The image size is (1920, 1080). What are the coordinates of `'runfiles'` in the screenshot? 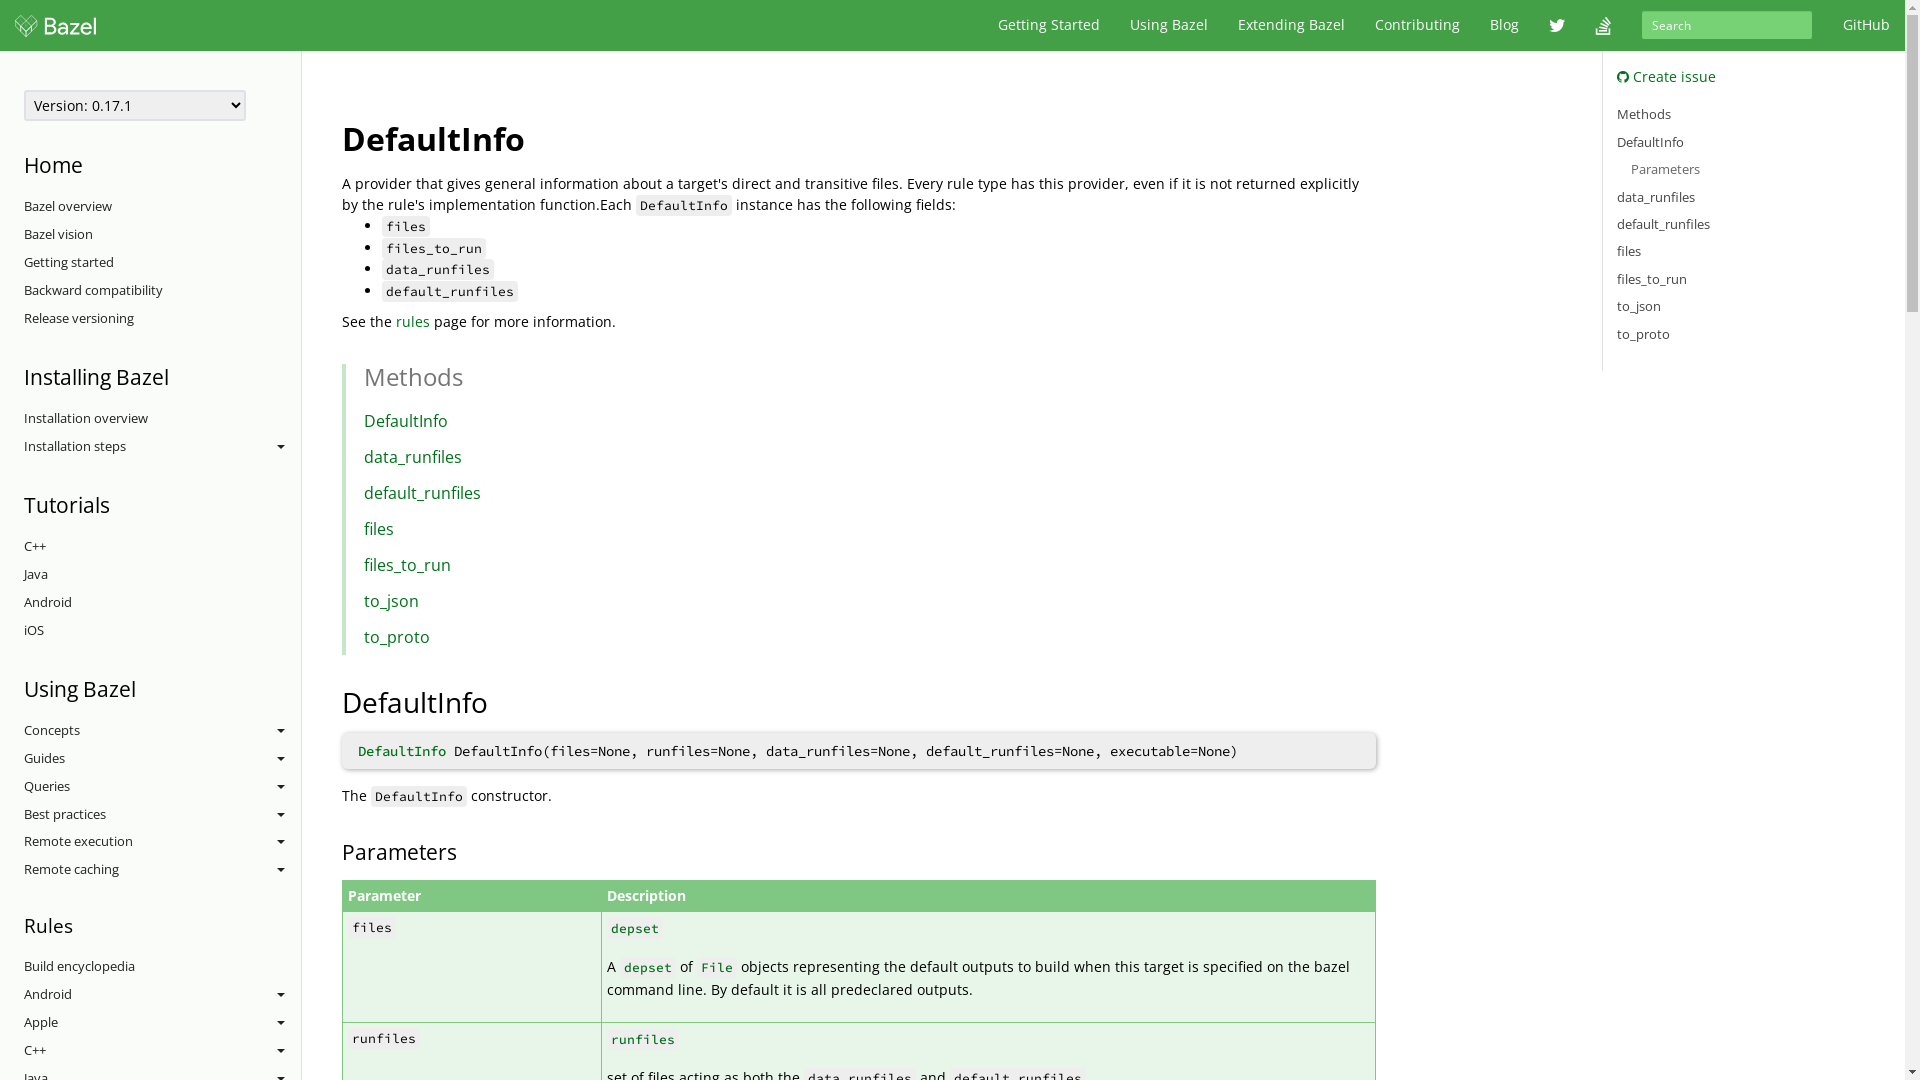 It's located at (609, 1038).